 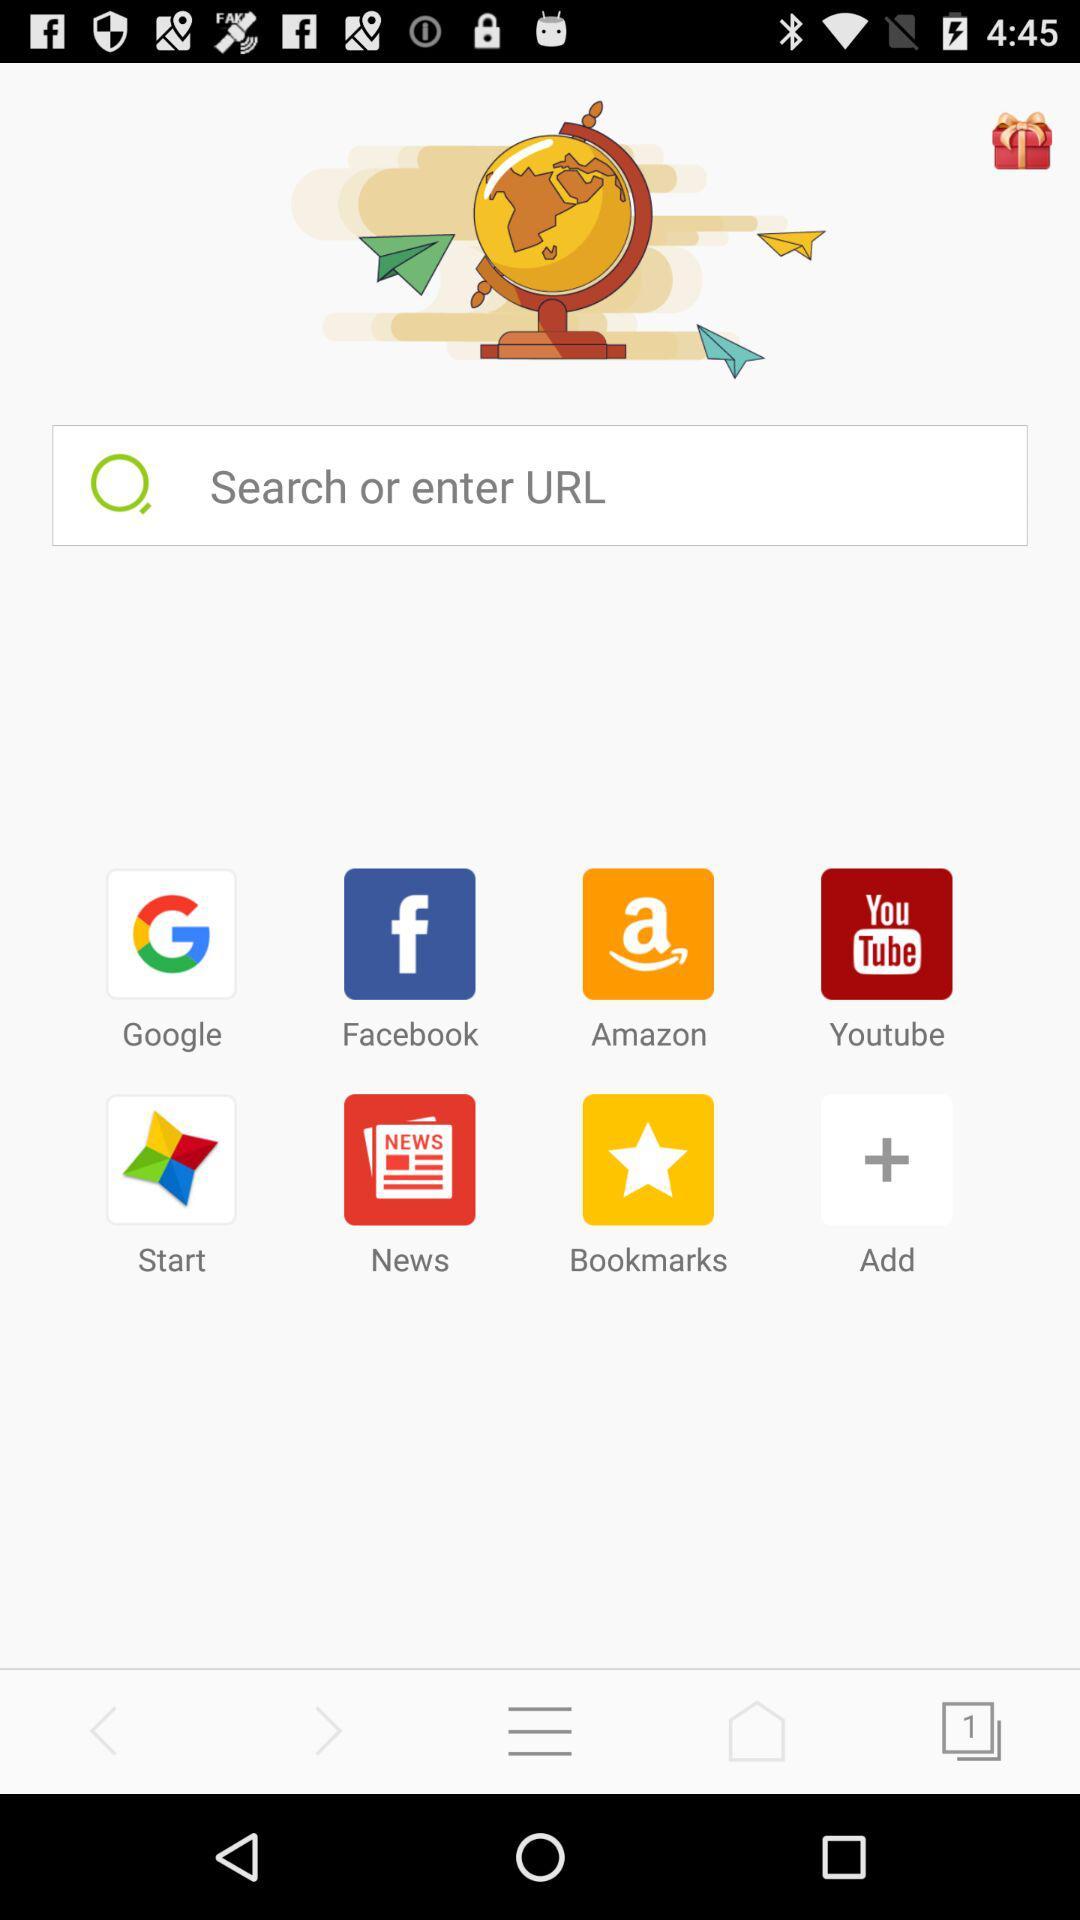 I want to click on search, so click(x=108, y=1730).